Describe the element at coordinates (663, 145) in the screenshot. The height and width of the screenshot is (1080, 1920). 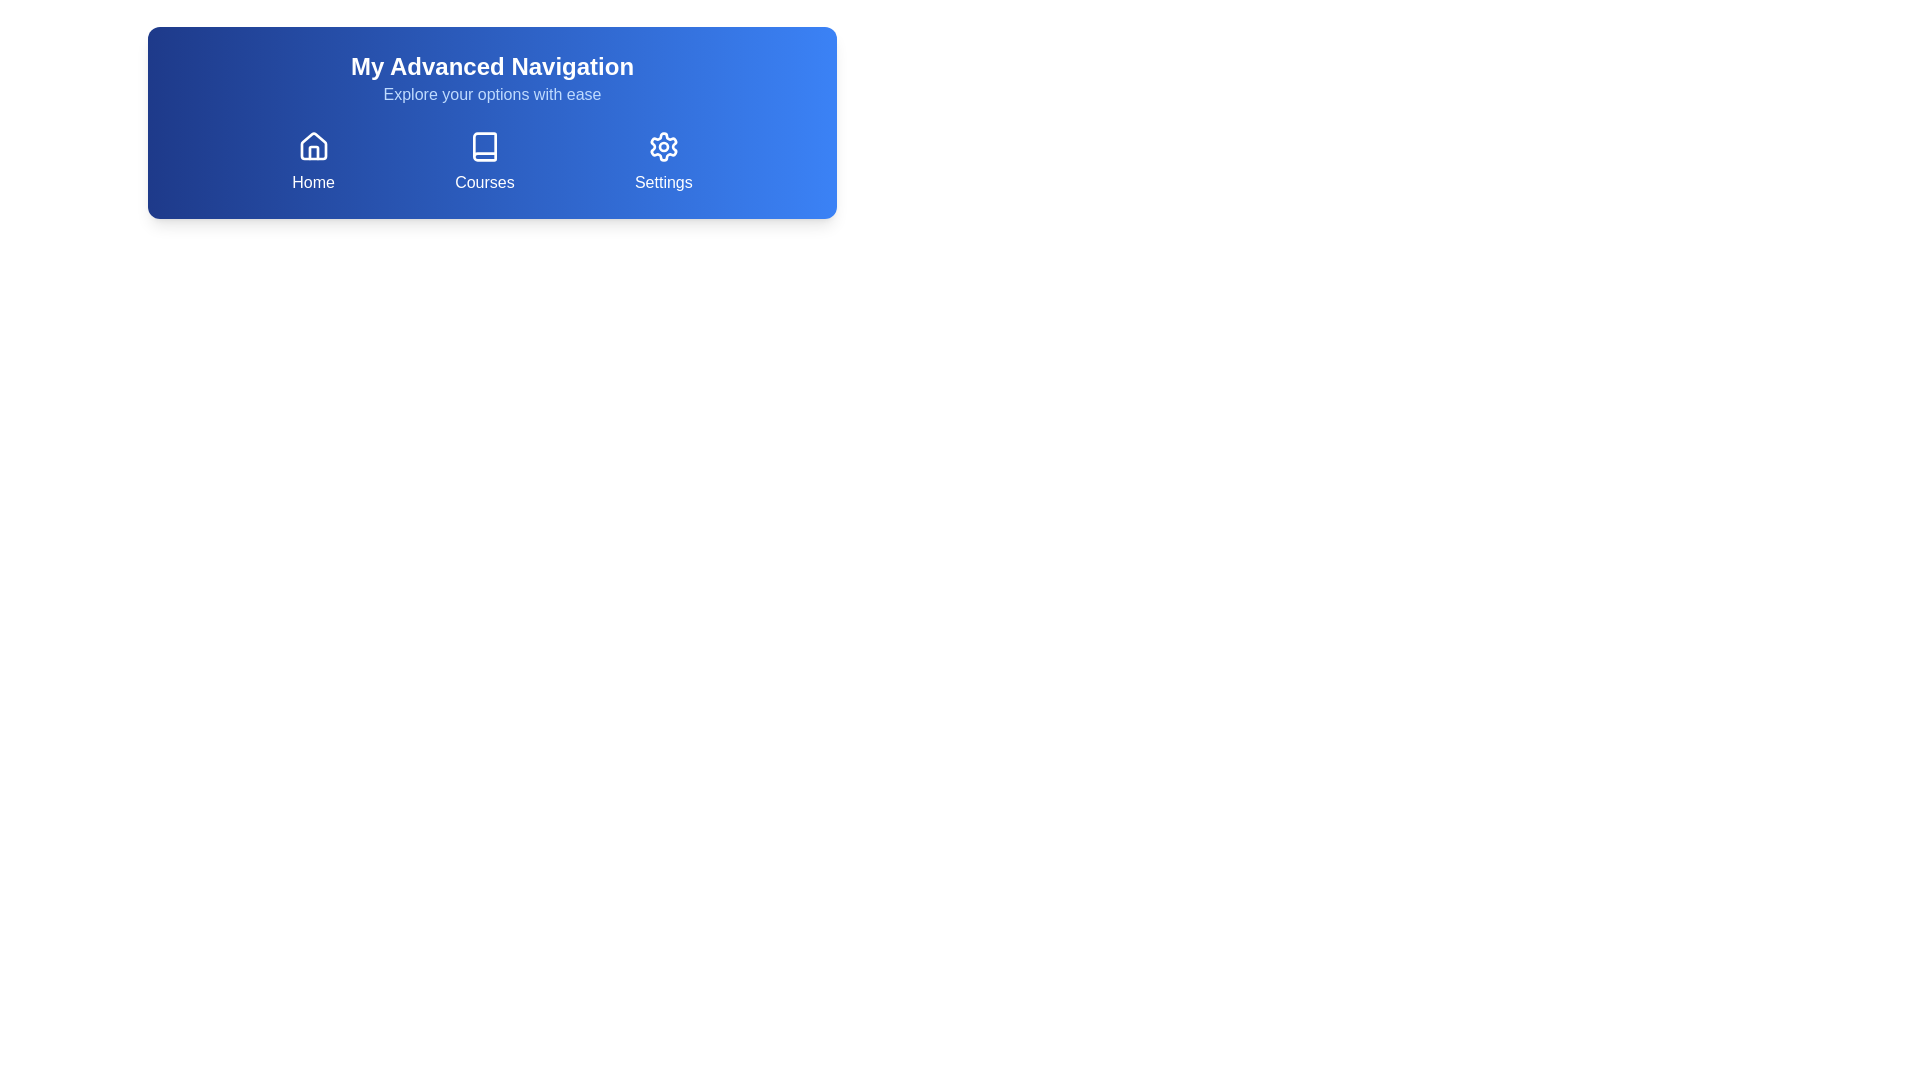
I see `the gear icon button in the Settings menu` at that location.